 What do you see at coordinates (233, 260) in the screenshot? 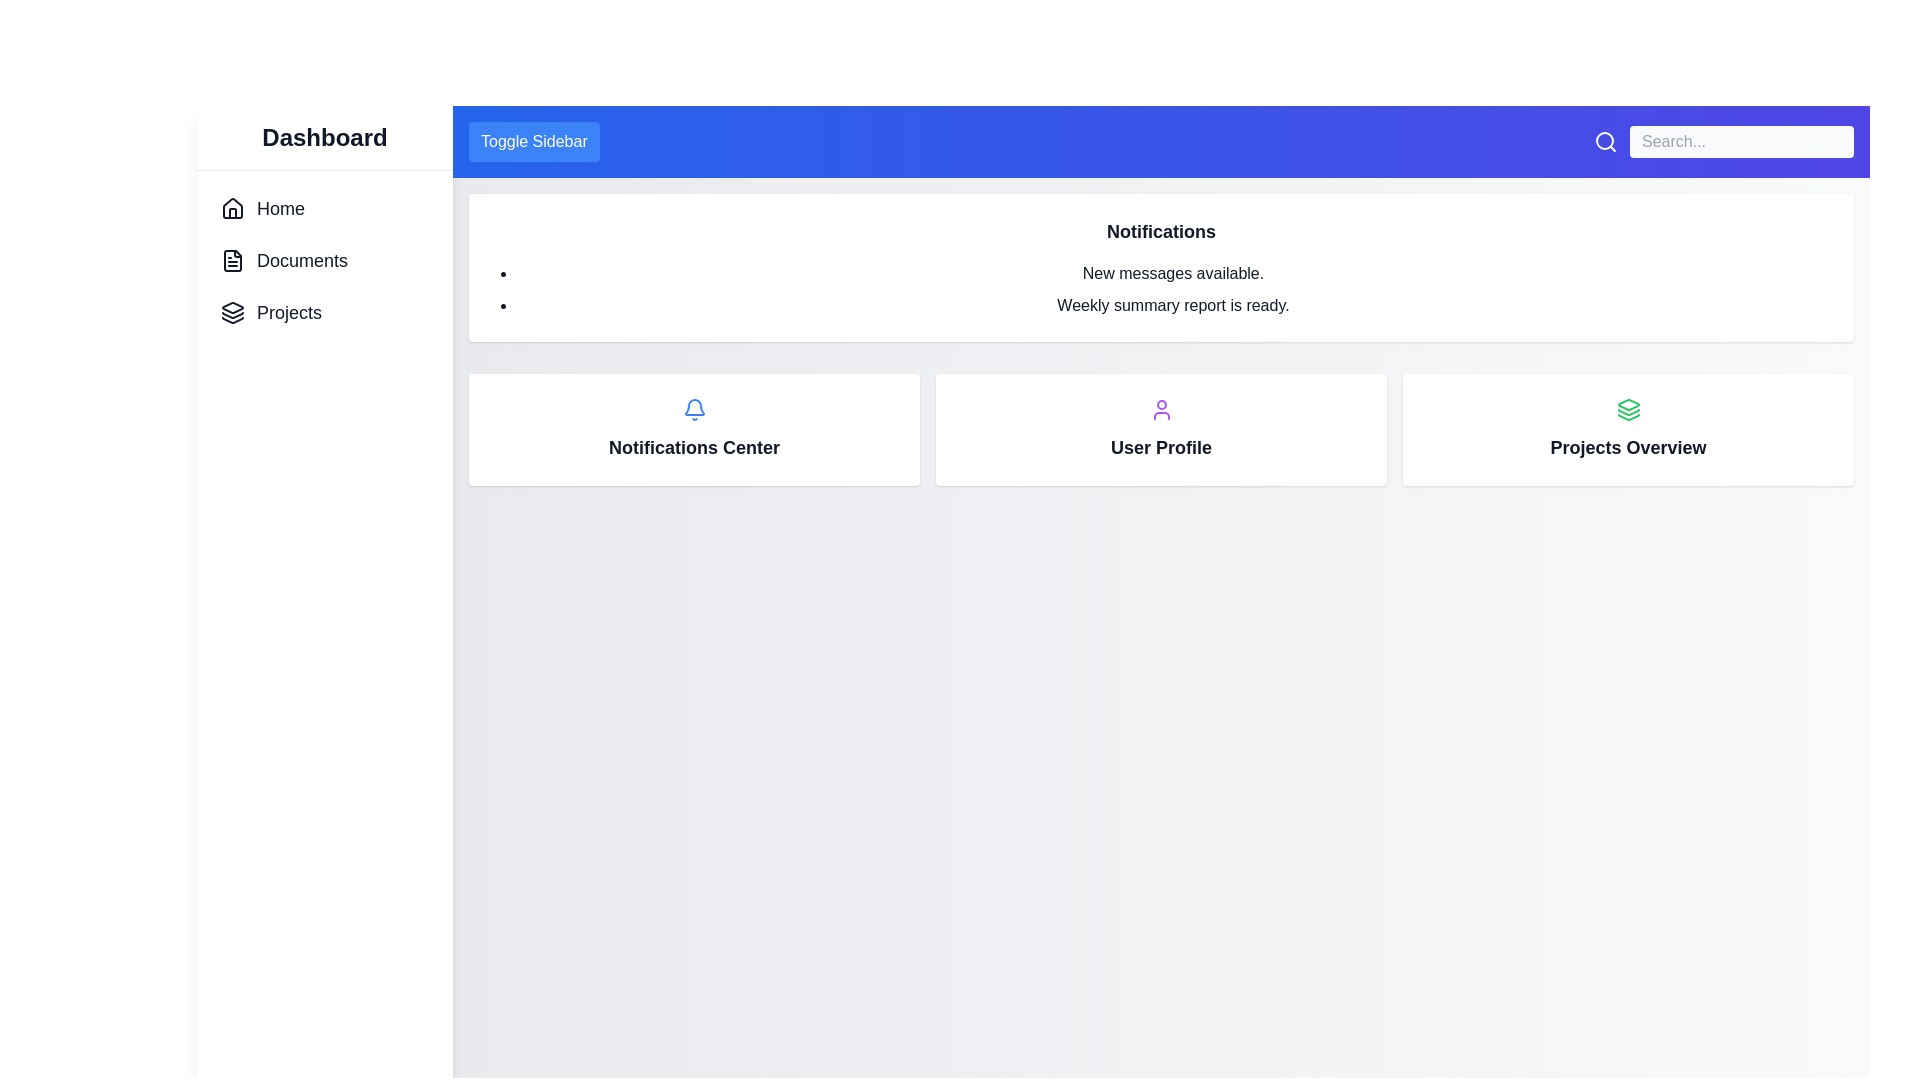
I see `the 'Documents' icon located in the sidebar menu, which is positioned to the left of the text 'Documents', below 'Home', and above 'Projects'` at bounding box center [233, 260].